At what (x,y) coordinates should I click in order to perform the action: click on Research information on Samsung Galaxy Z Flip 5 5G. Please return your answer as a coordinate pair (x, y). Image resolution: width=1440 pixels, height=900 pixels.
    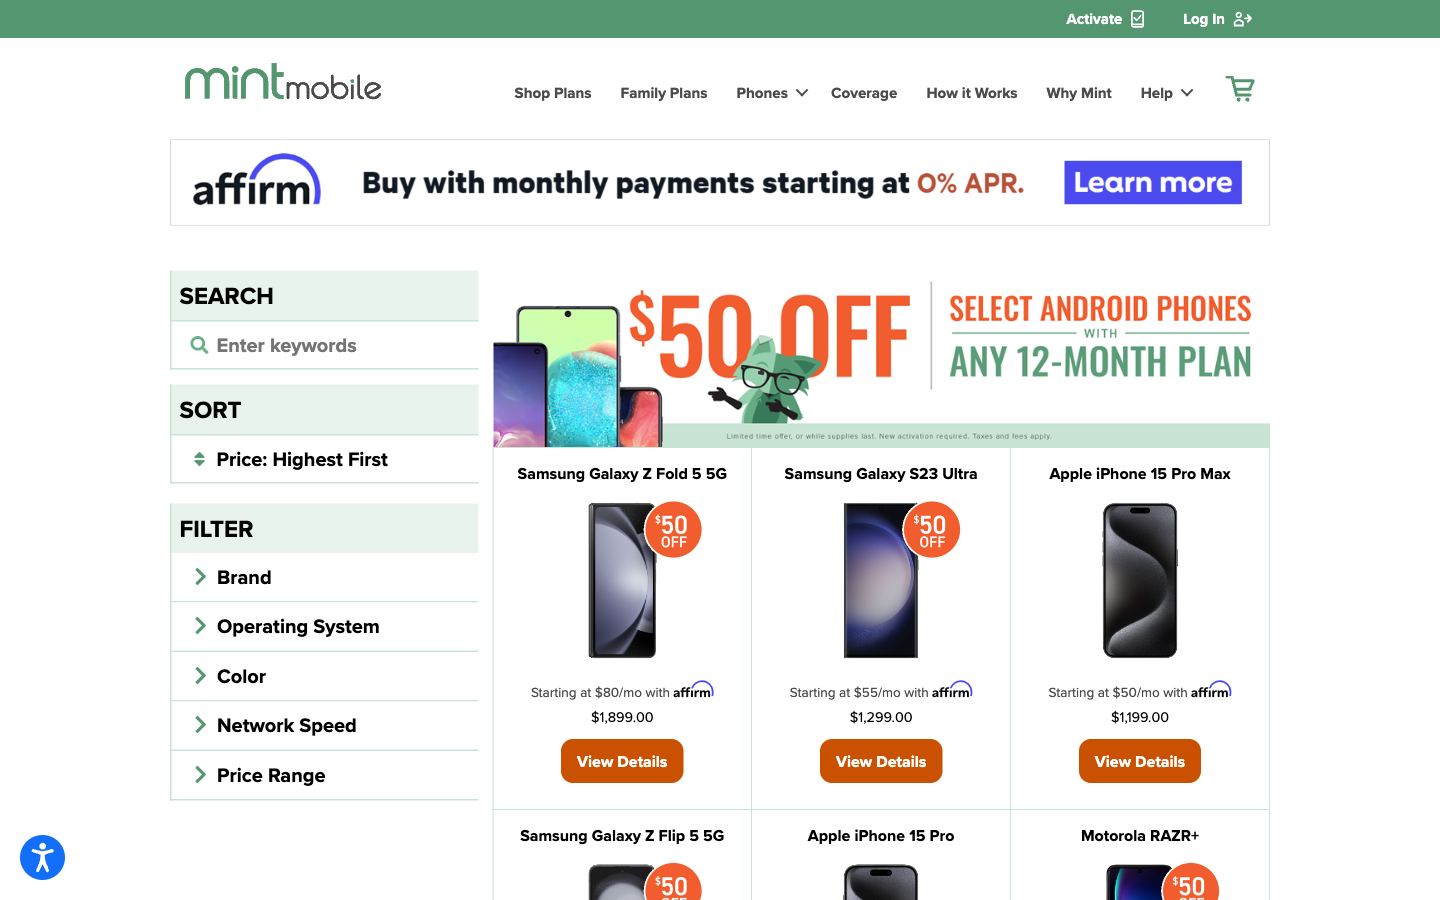
    Looking at the image, I should click on (620, 835).